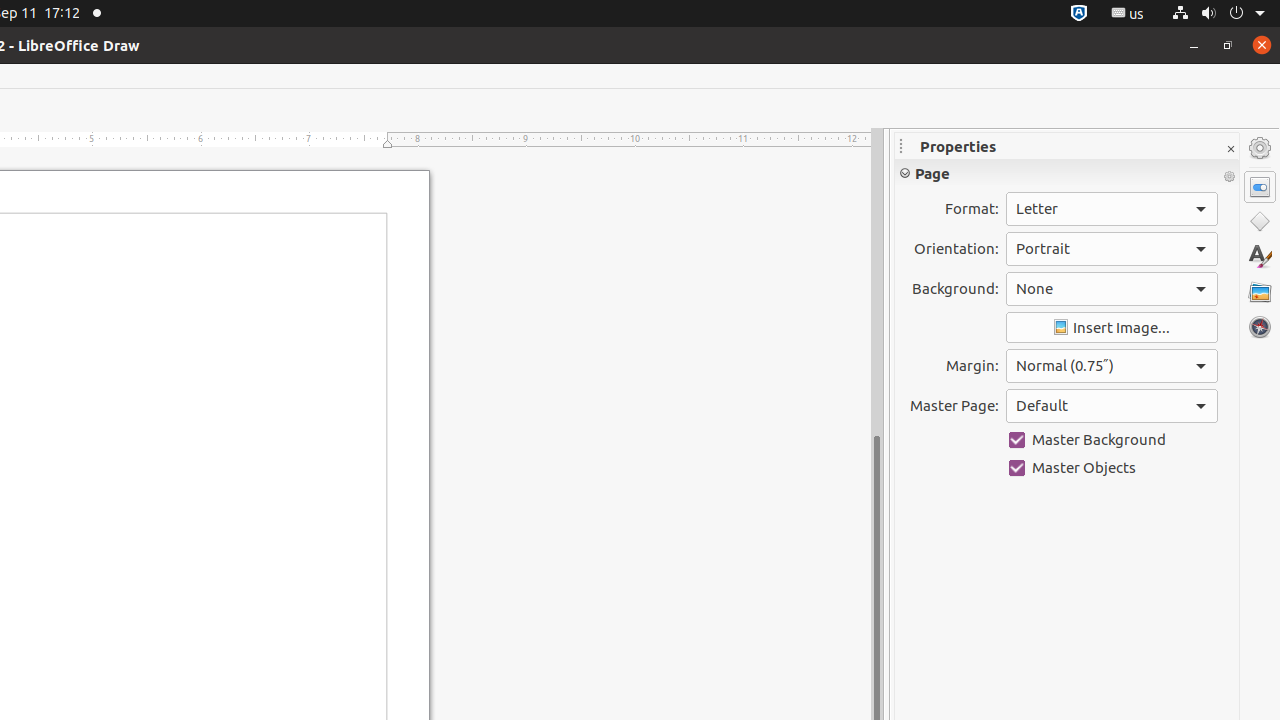  What do you see at coordinates (1217, 13) in the screenshot?
I see `'System'` at bounding box center [1217, 13].